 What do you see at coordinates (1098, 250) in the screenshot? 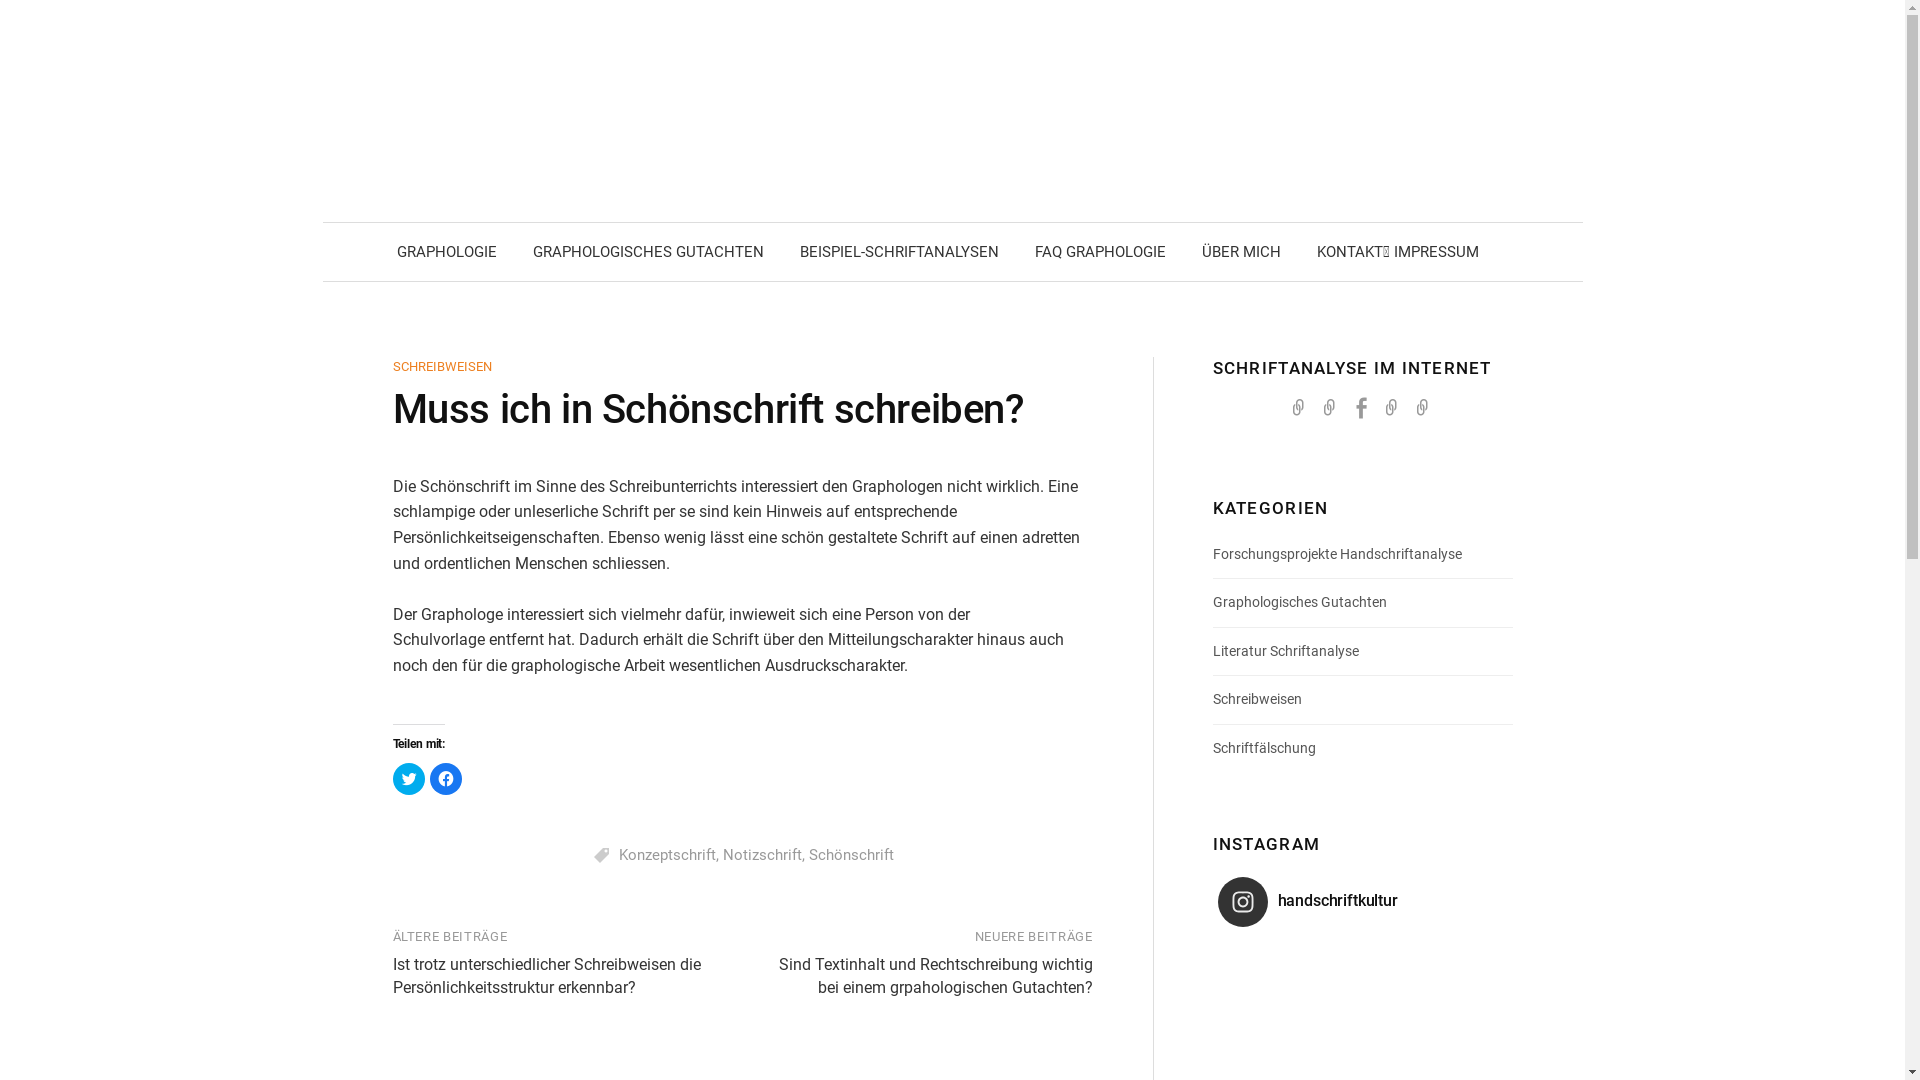
I see `'FAQ GRAPHOLOGIE'` at bounding box center [1098, 250].